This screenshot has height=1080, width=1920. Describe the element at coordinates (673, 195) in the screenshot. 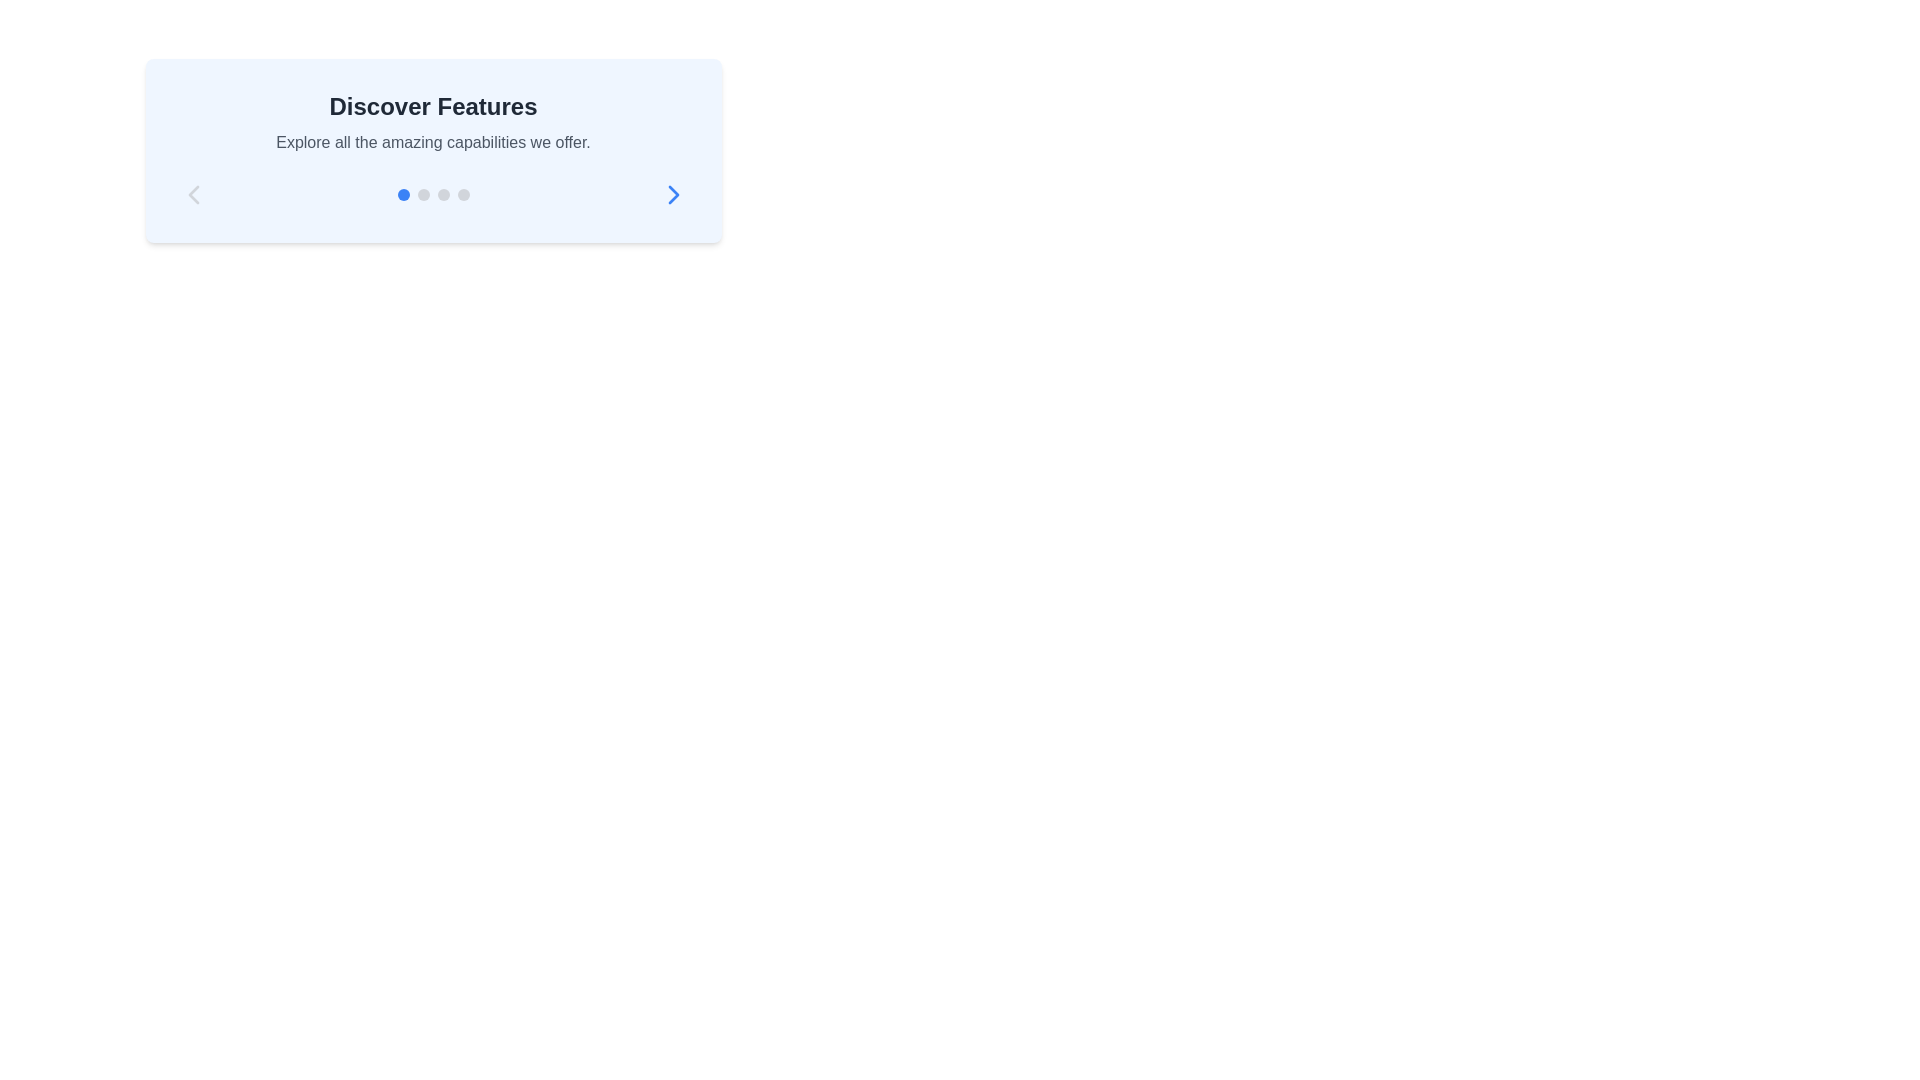

I see `the navigation arrow icon at the right end of the carousel to move to the next item` at that location.